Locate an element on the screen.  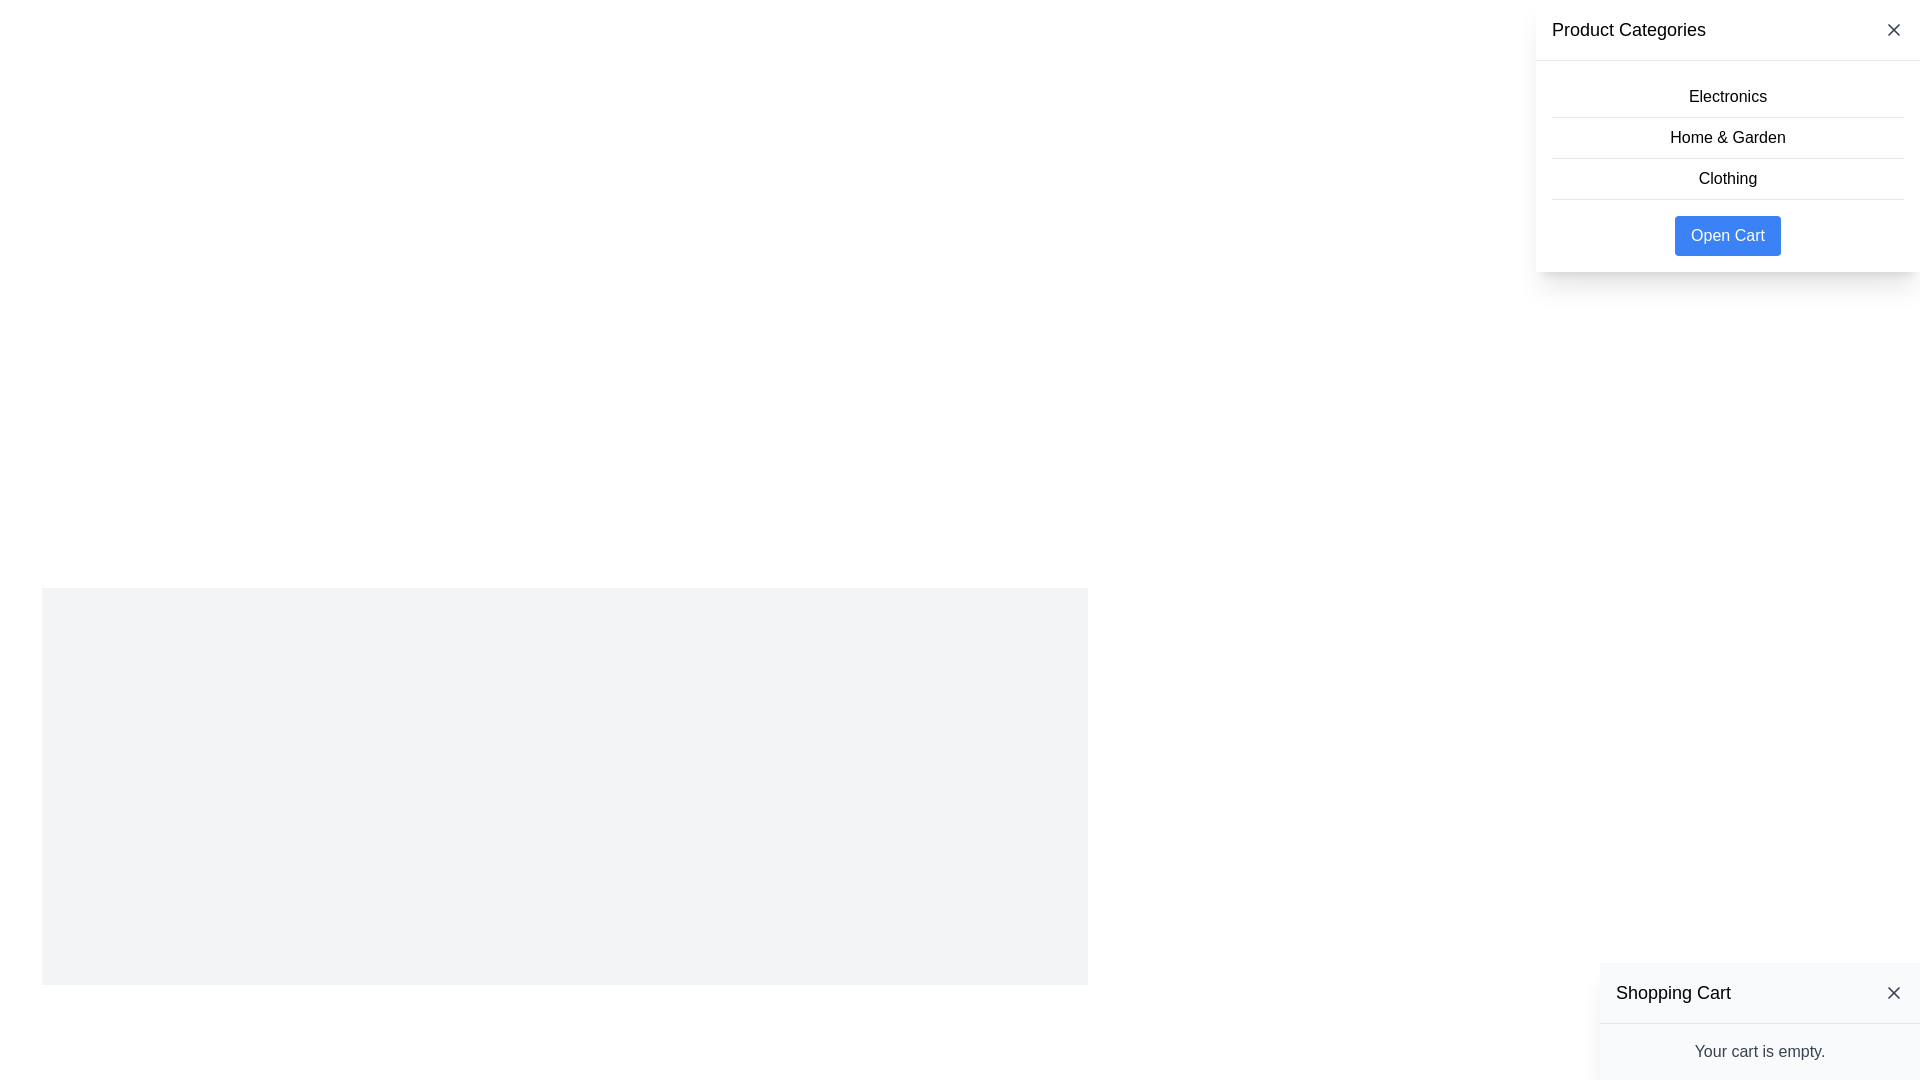
the close button located at the top right corner of the 'Shopping Cart' panel is located at coordinates (1893, 992).